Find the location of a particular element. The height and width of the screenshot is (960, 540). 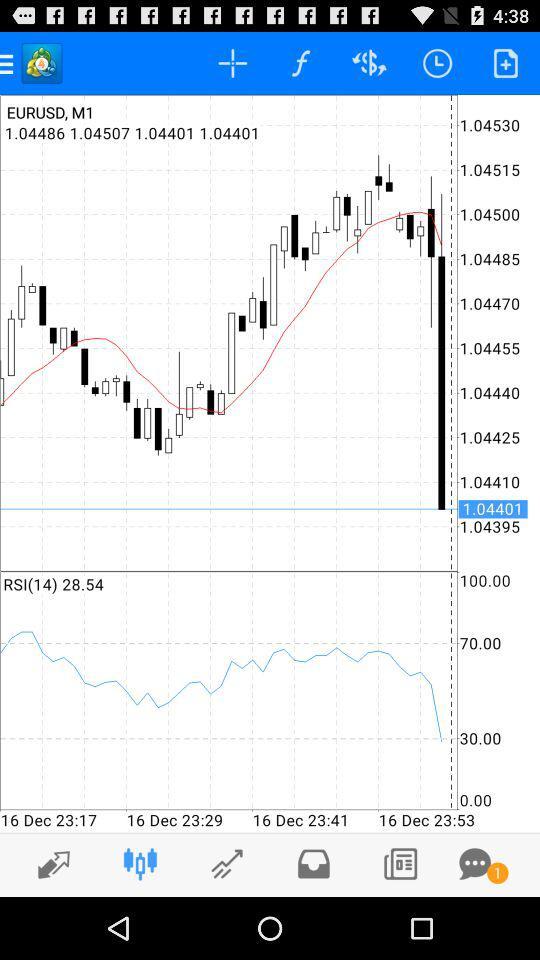

the date_range icon is located at coordinates (400, 924).